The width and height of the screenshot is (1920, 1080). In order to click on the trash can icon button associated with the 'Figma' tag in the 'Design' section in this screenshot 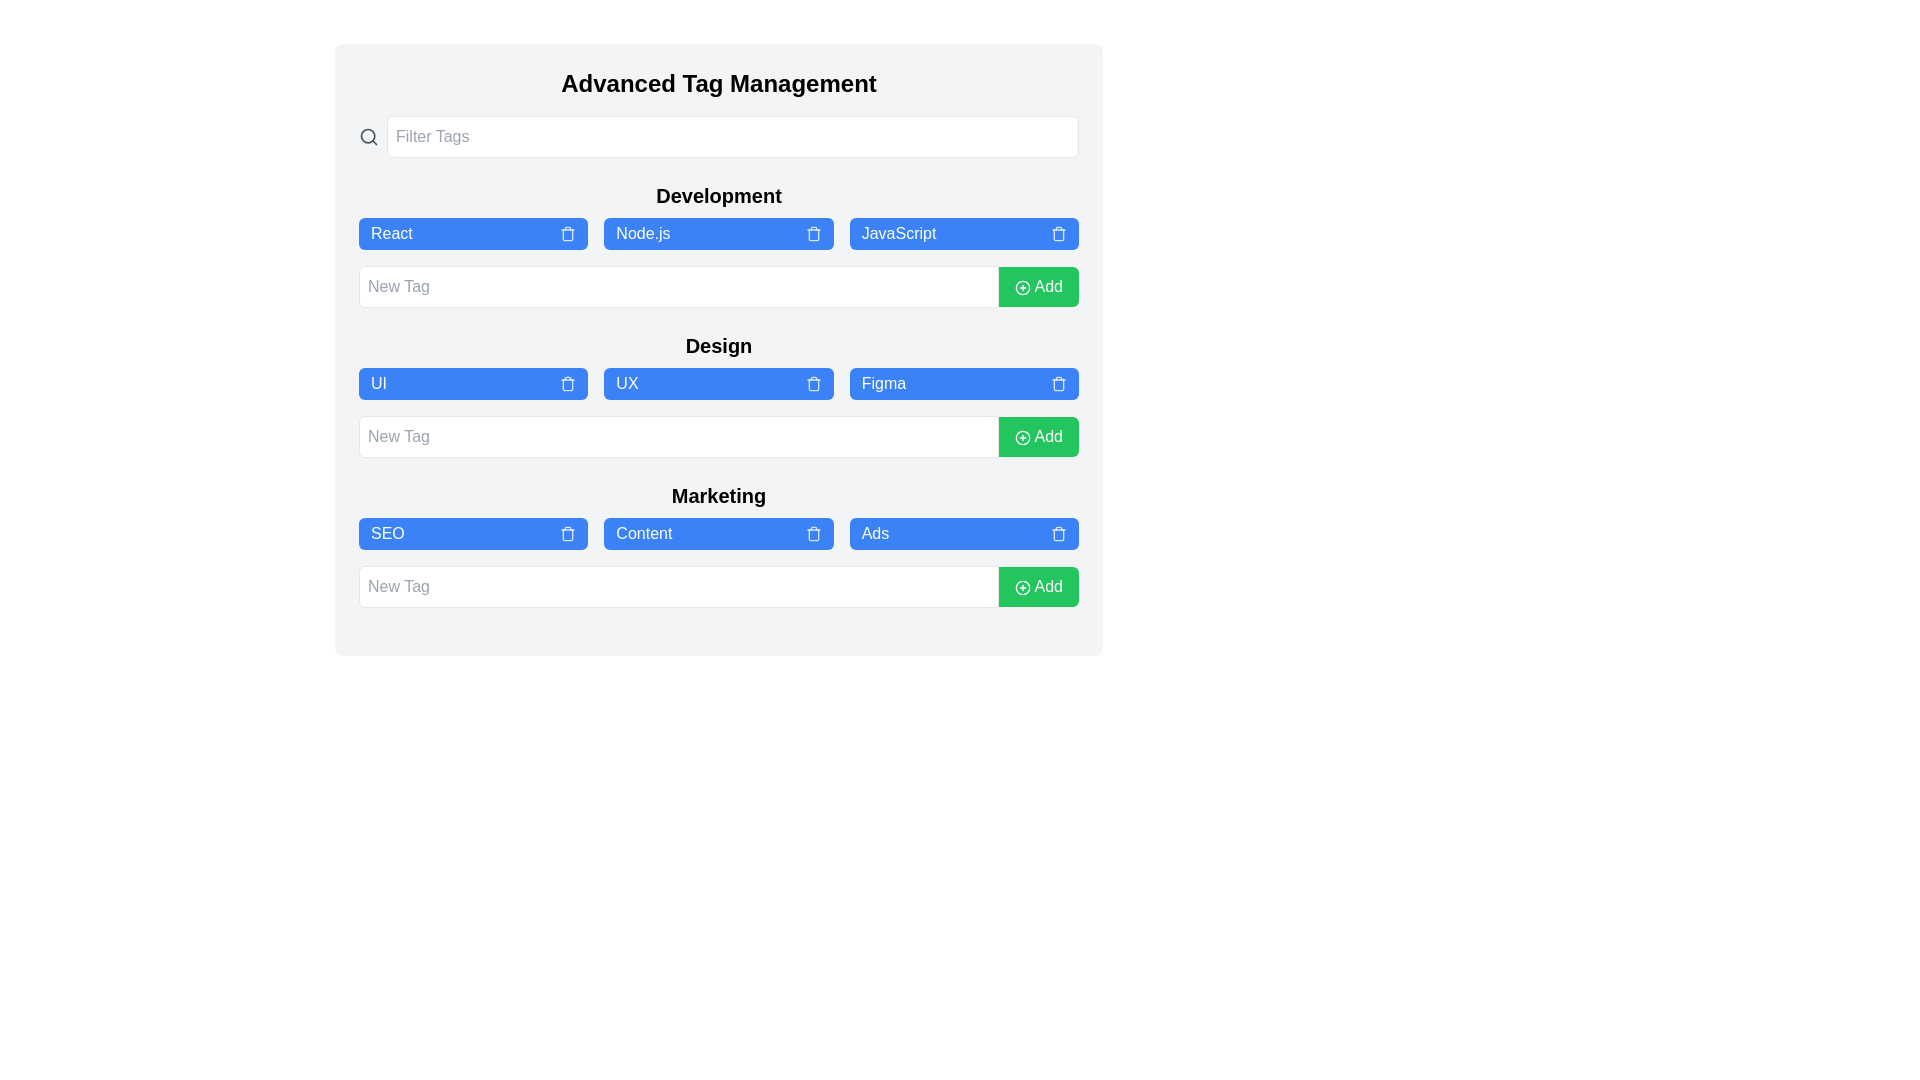, I will do `click(1056, 384)`.